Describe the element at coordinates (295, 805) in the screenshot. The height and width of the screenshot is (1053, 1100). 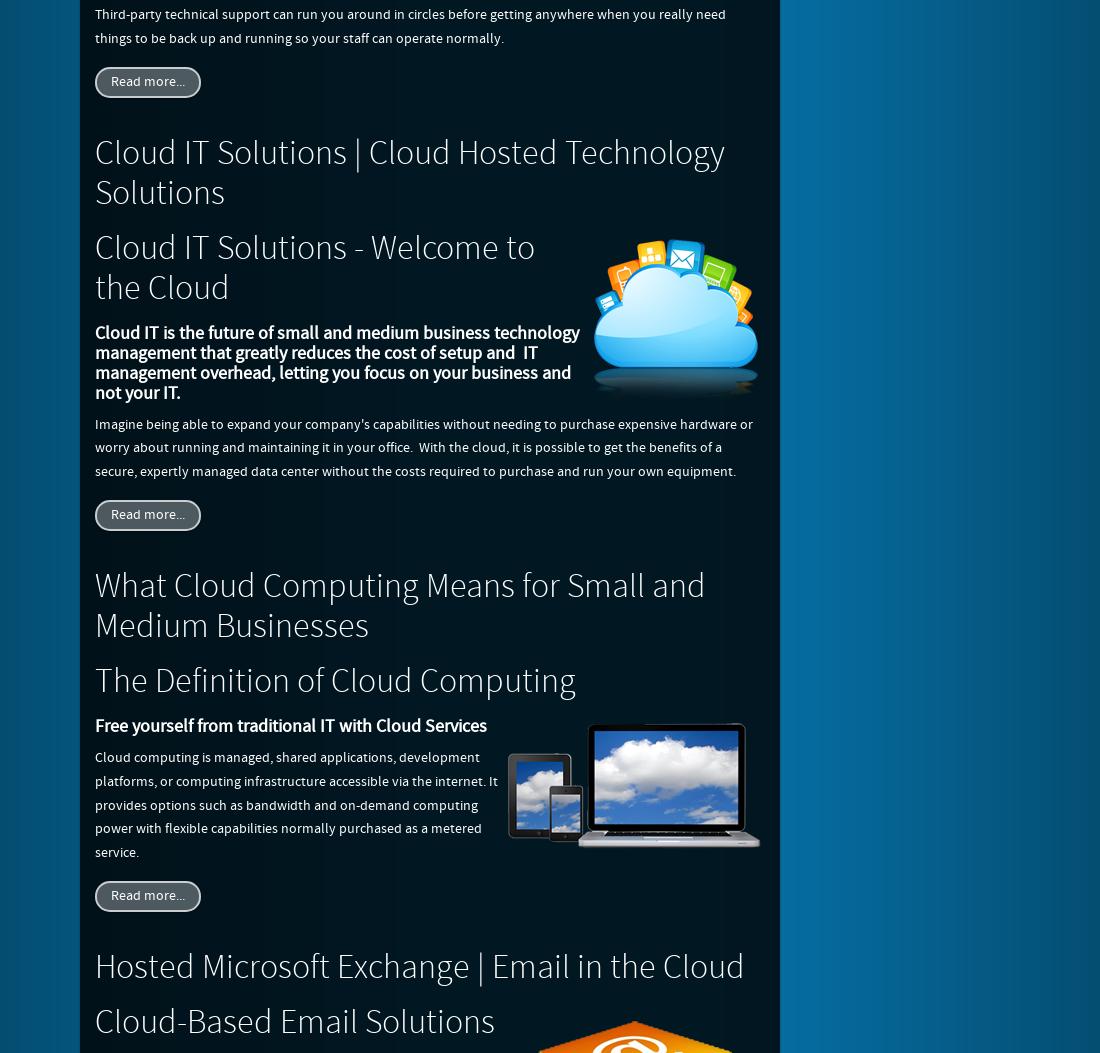
I see `'Cloud computing is managed, shared applications, development platforms, or computing infrastructure accessible via the internet. It provides options such as bandwidth and on-demand computing power with flexible capabilities normally purchased as a metered service.'` at that location.